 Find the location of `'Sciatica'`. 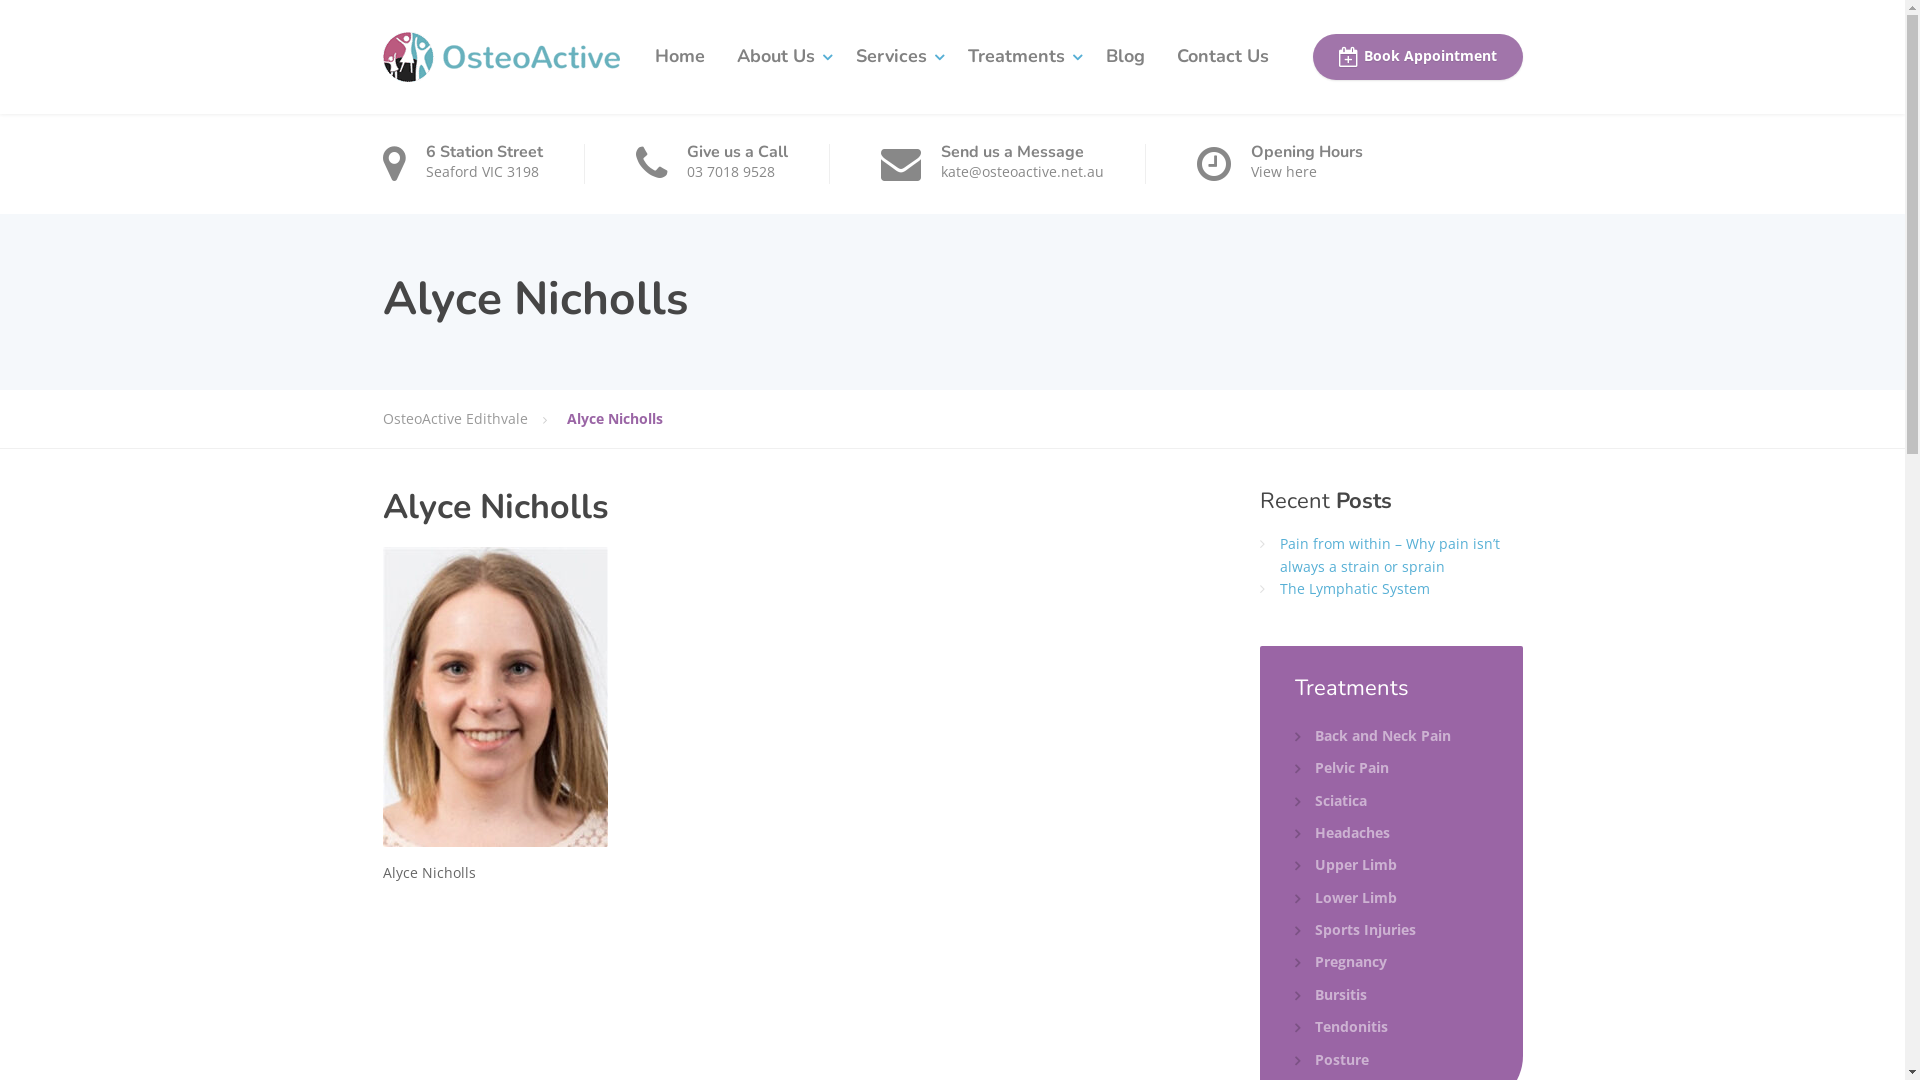

'Sciatica' is located at coordinates (1295, 800).